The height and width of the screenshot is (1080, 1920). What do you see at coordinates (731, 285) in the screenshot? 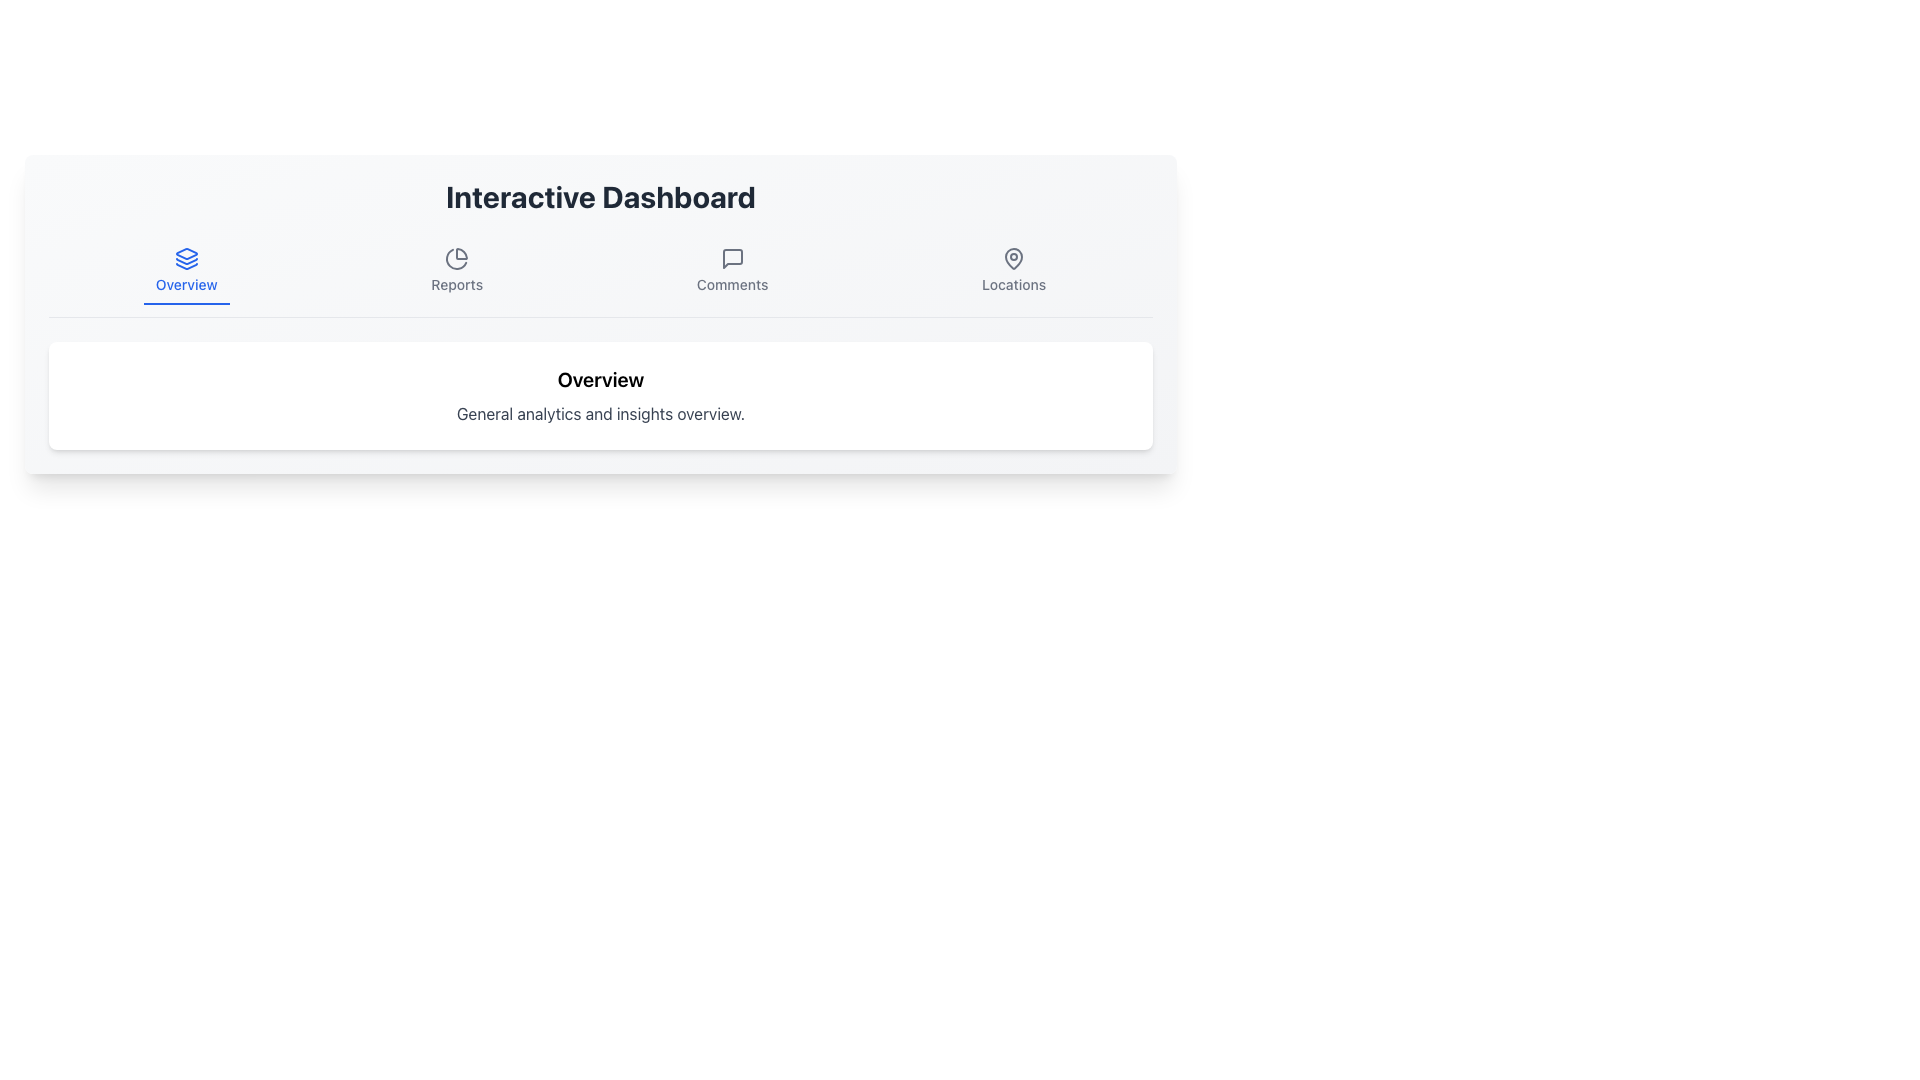
I see `the text label displaying 'Comments', which is located below the speech bubble icon in the middle of the horizontal menu bar` at bounding box center [731, 285].